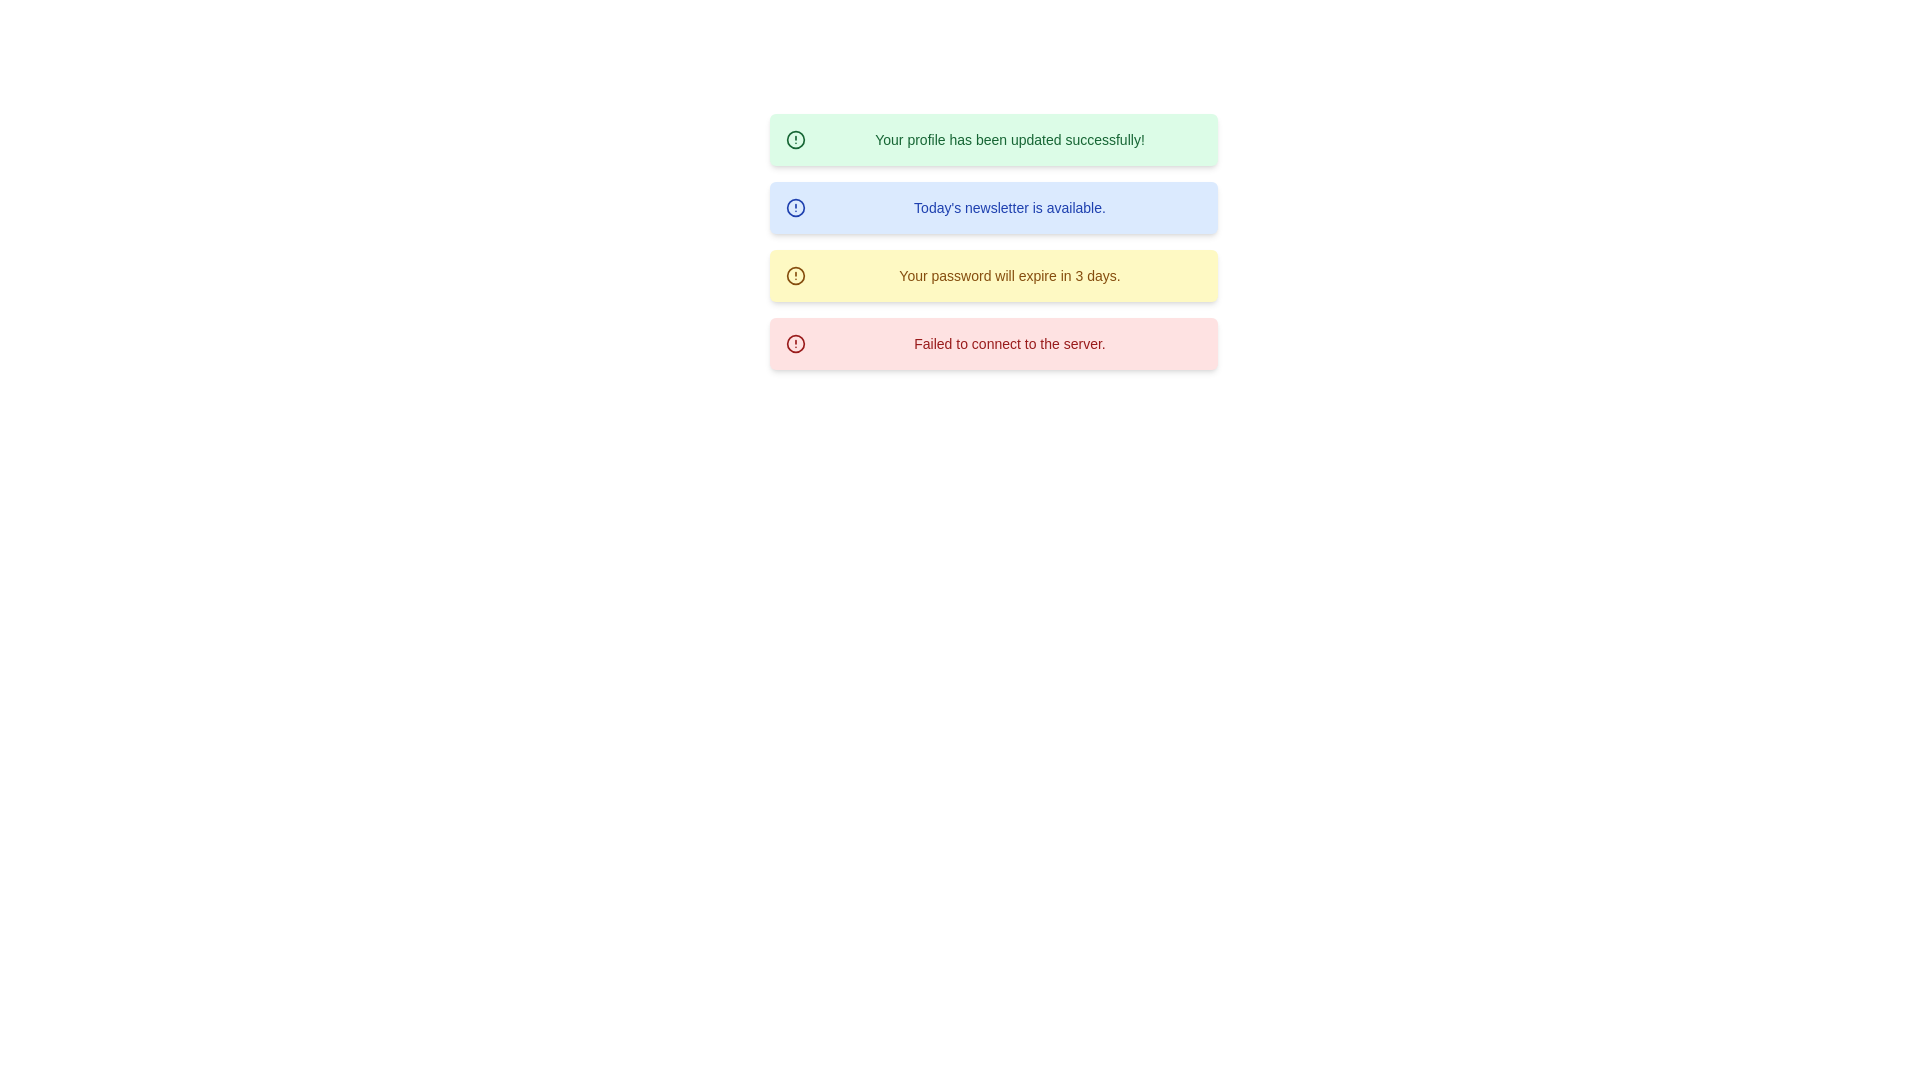 Image resolution: width=1920 pixels, height=1080 pixels. I want to click on the text element that displays 'Your profile has been updated successfully!' within the green notification box, so click(1009, 138).